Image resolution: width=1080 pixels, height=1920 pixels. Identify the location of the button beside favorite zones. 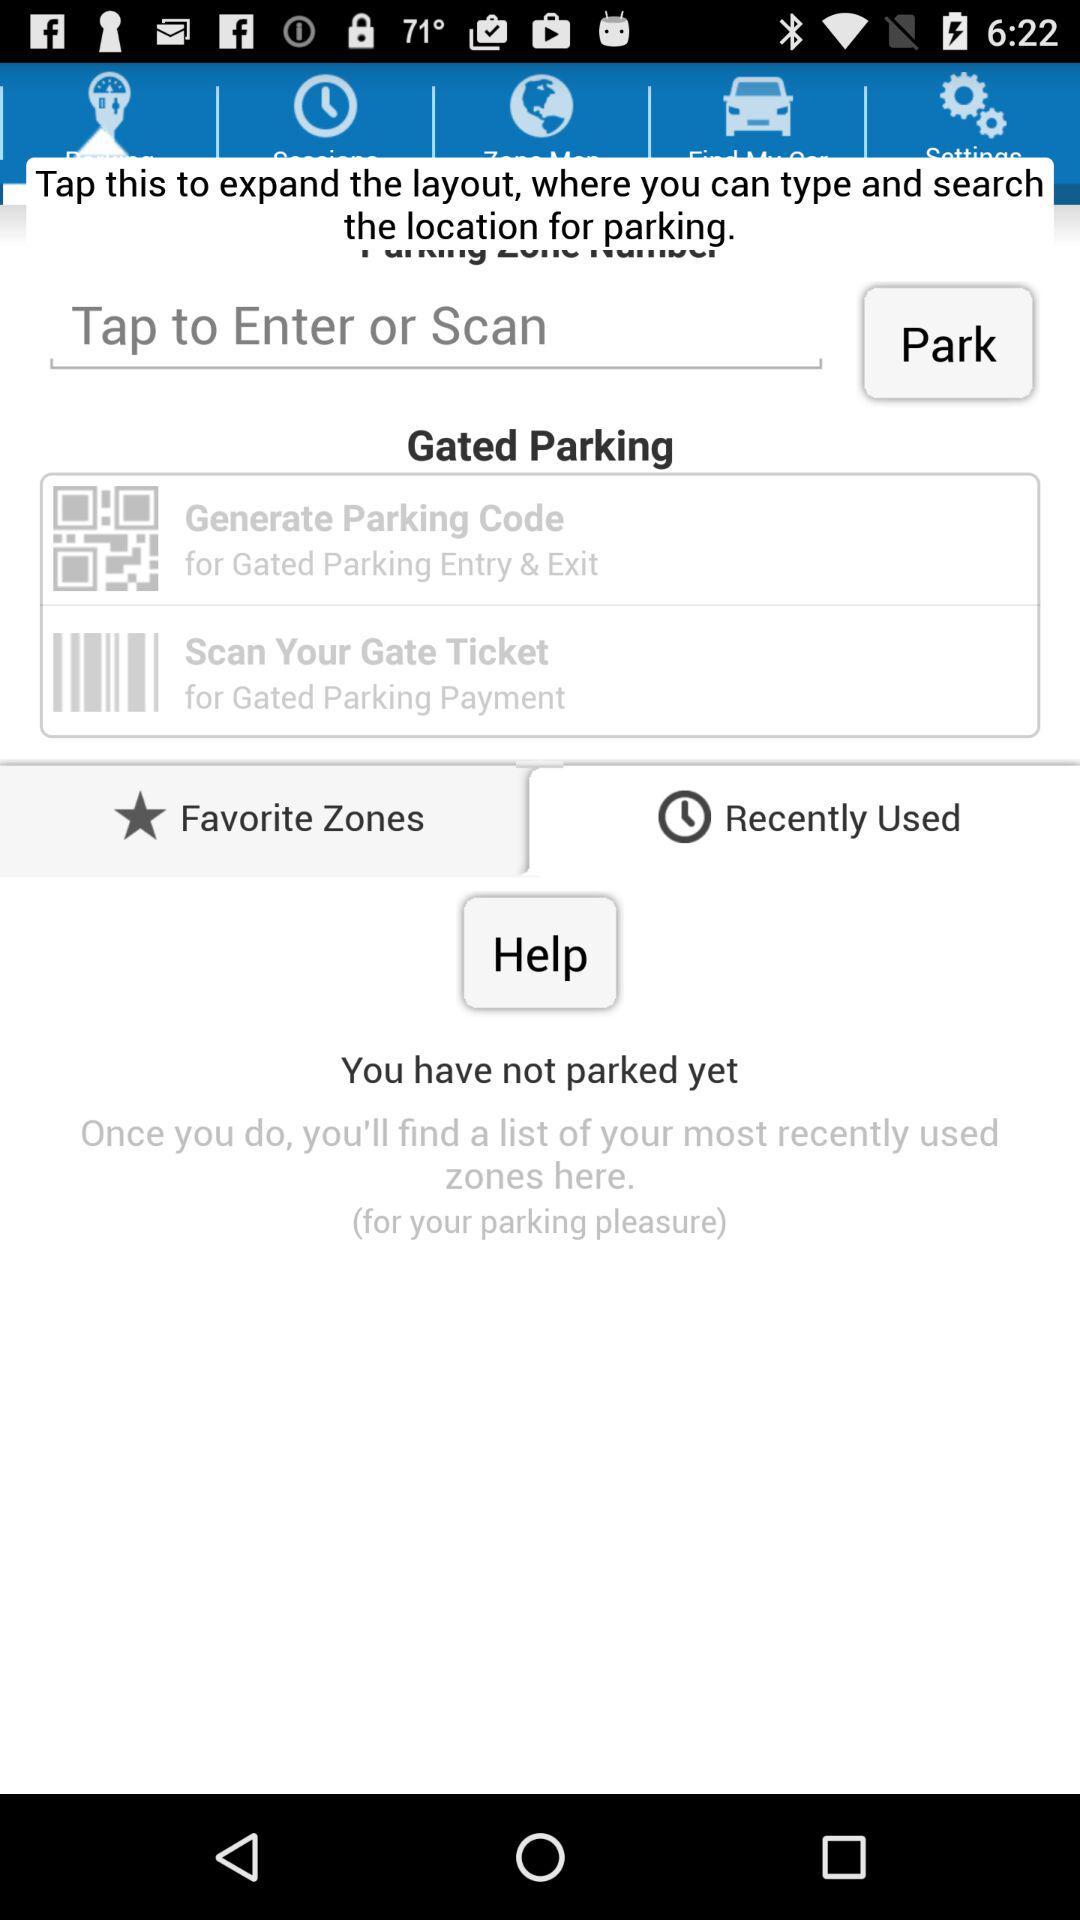
(139, 816).